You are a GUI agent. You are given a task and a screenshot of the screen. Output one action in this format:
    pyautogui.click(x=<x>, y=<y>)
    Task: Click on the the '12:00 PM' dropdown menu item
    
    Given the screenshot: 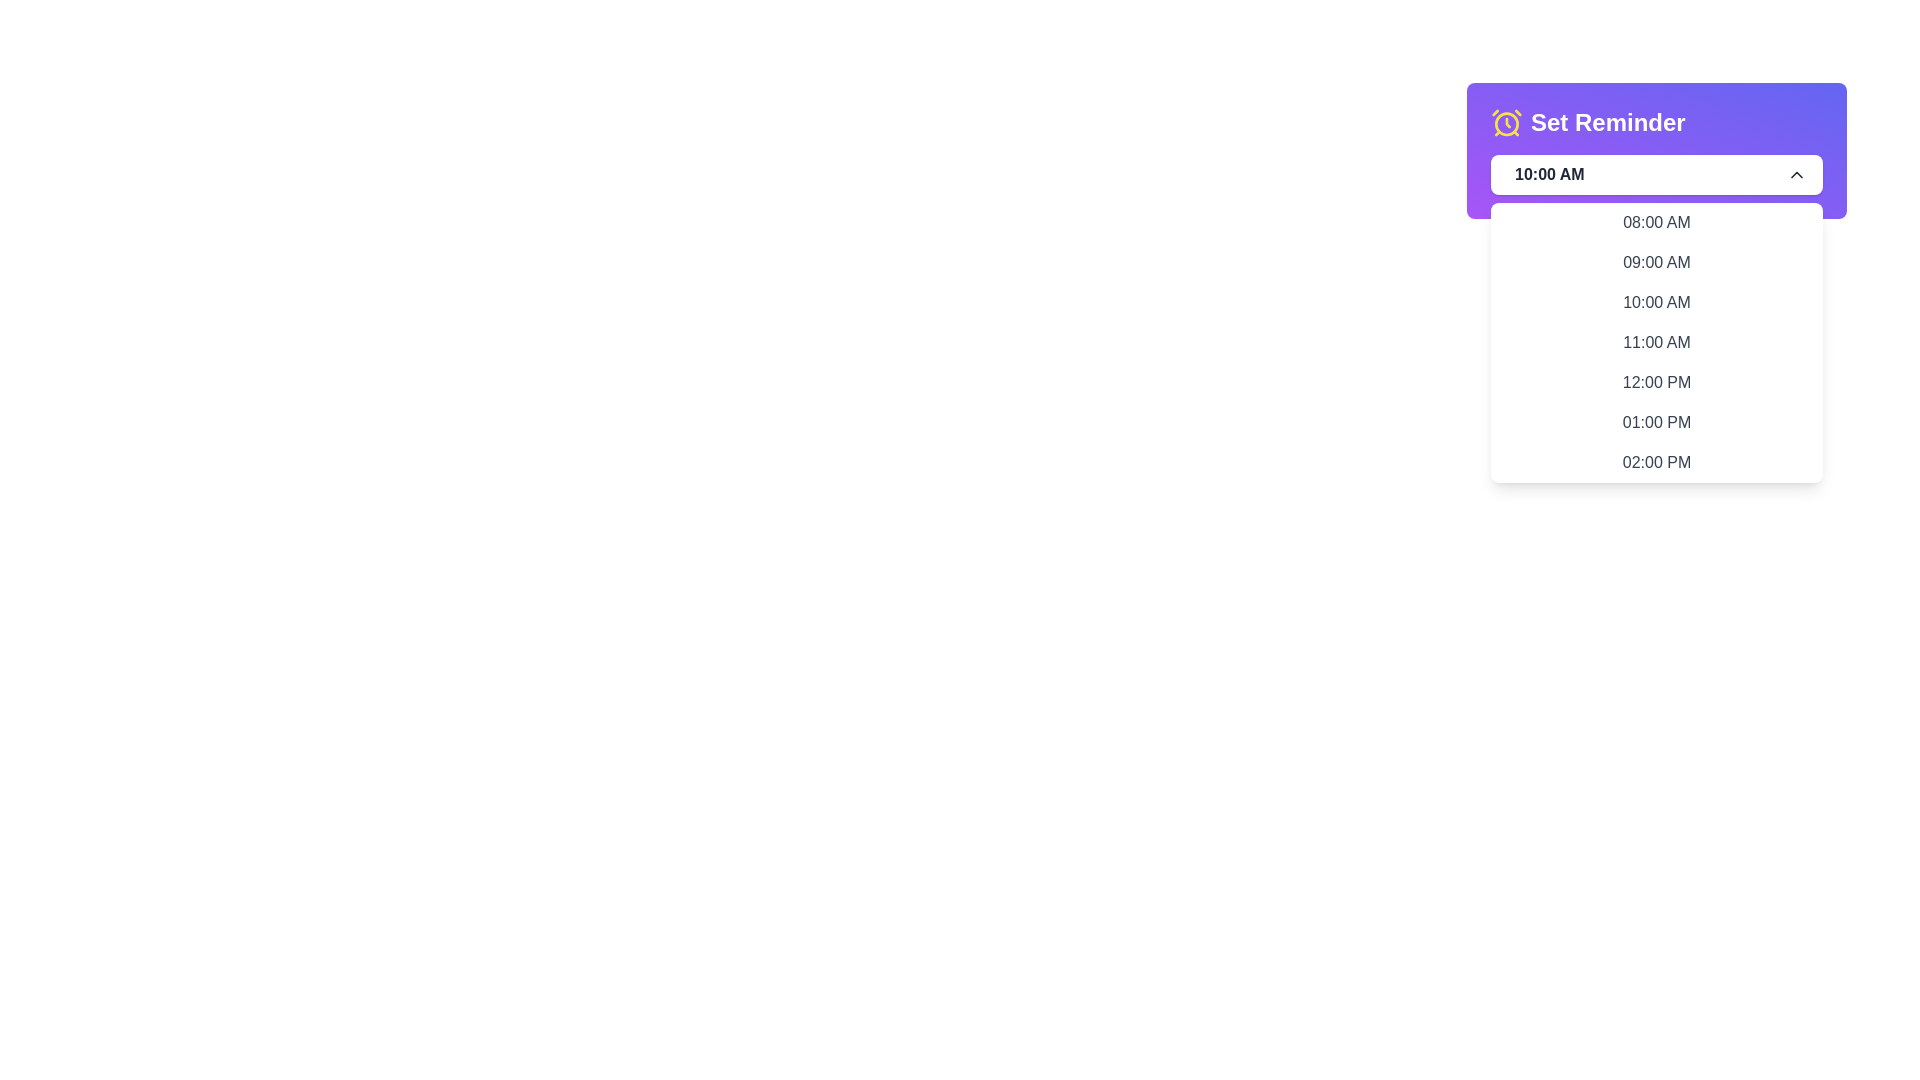 What is the action you would take?
    pyautogui.click(x=1656, y=382)
    